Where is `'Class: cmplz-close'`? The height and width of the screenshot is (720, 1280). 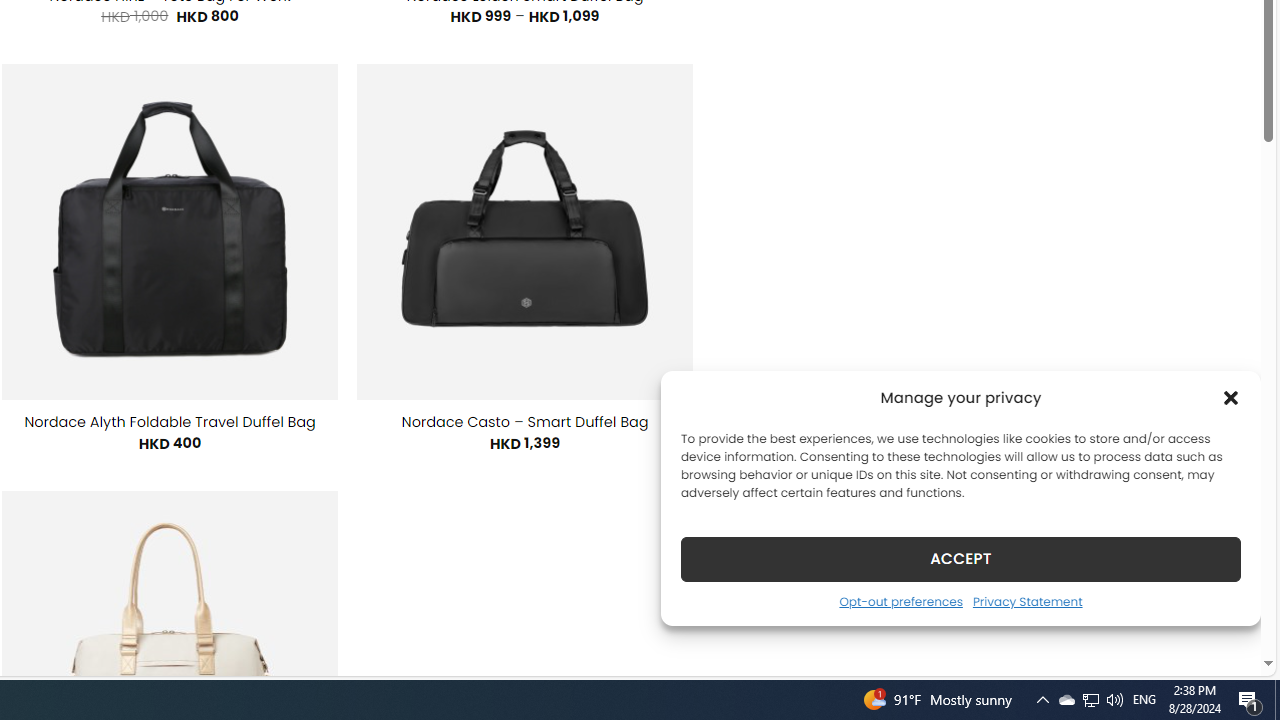 'Class: cmplz-close' is located at coordinates (1230, 397).